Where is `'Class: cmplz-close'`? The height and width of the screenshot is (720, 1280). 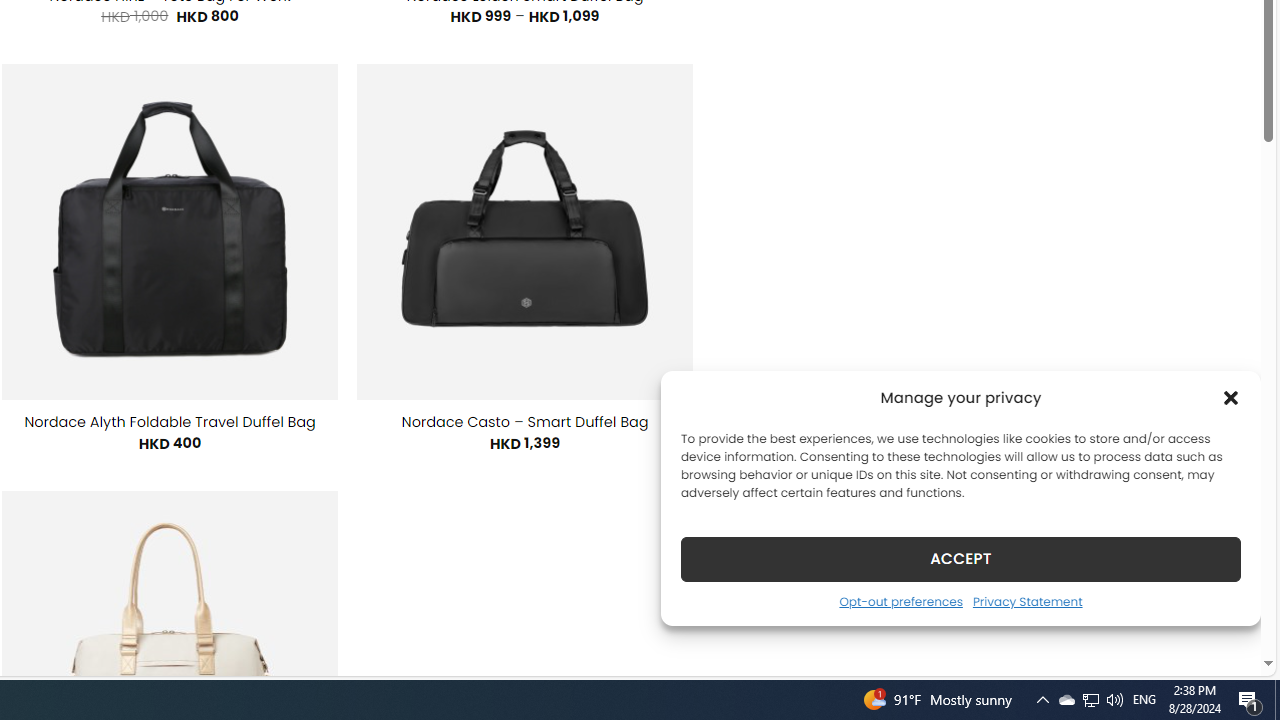 'Class: cmplz-close' is located at coordinates (1230, 397).